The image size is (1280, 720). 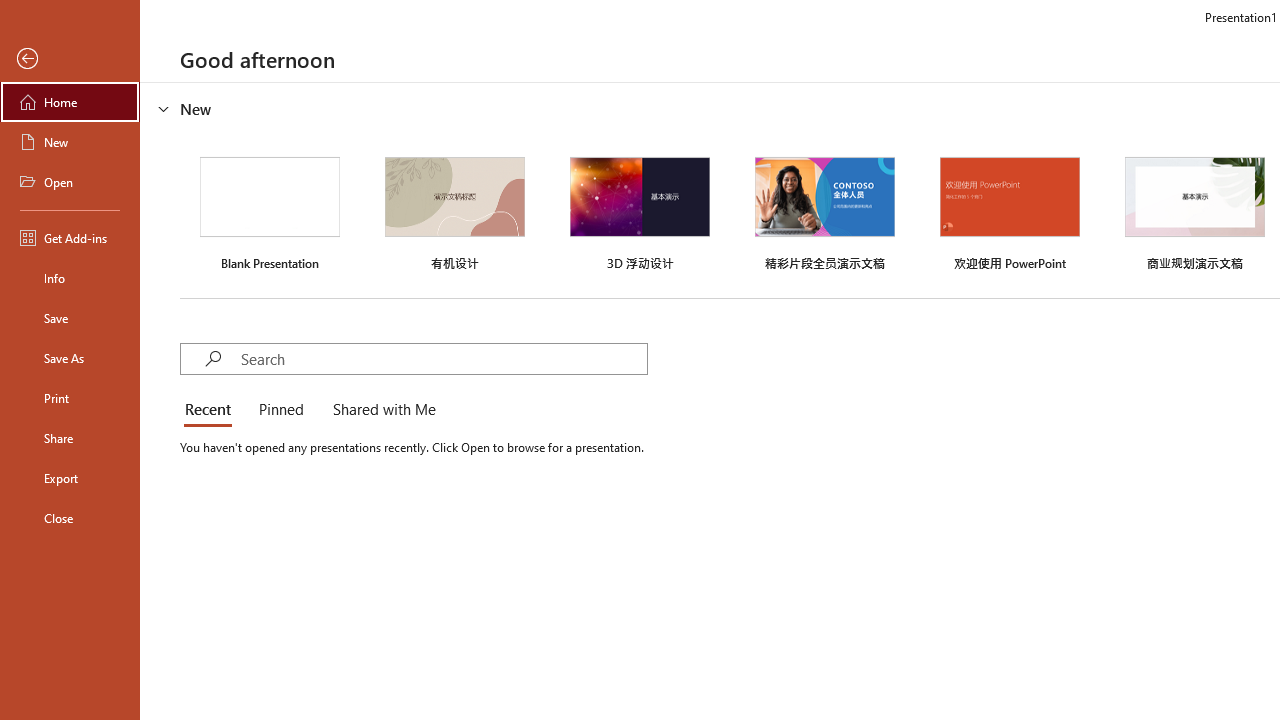 What do you see at coordinates (69, 478) in the screenshot?
I see `'Export'` at bounding box center [69, 478].